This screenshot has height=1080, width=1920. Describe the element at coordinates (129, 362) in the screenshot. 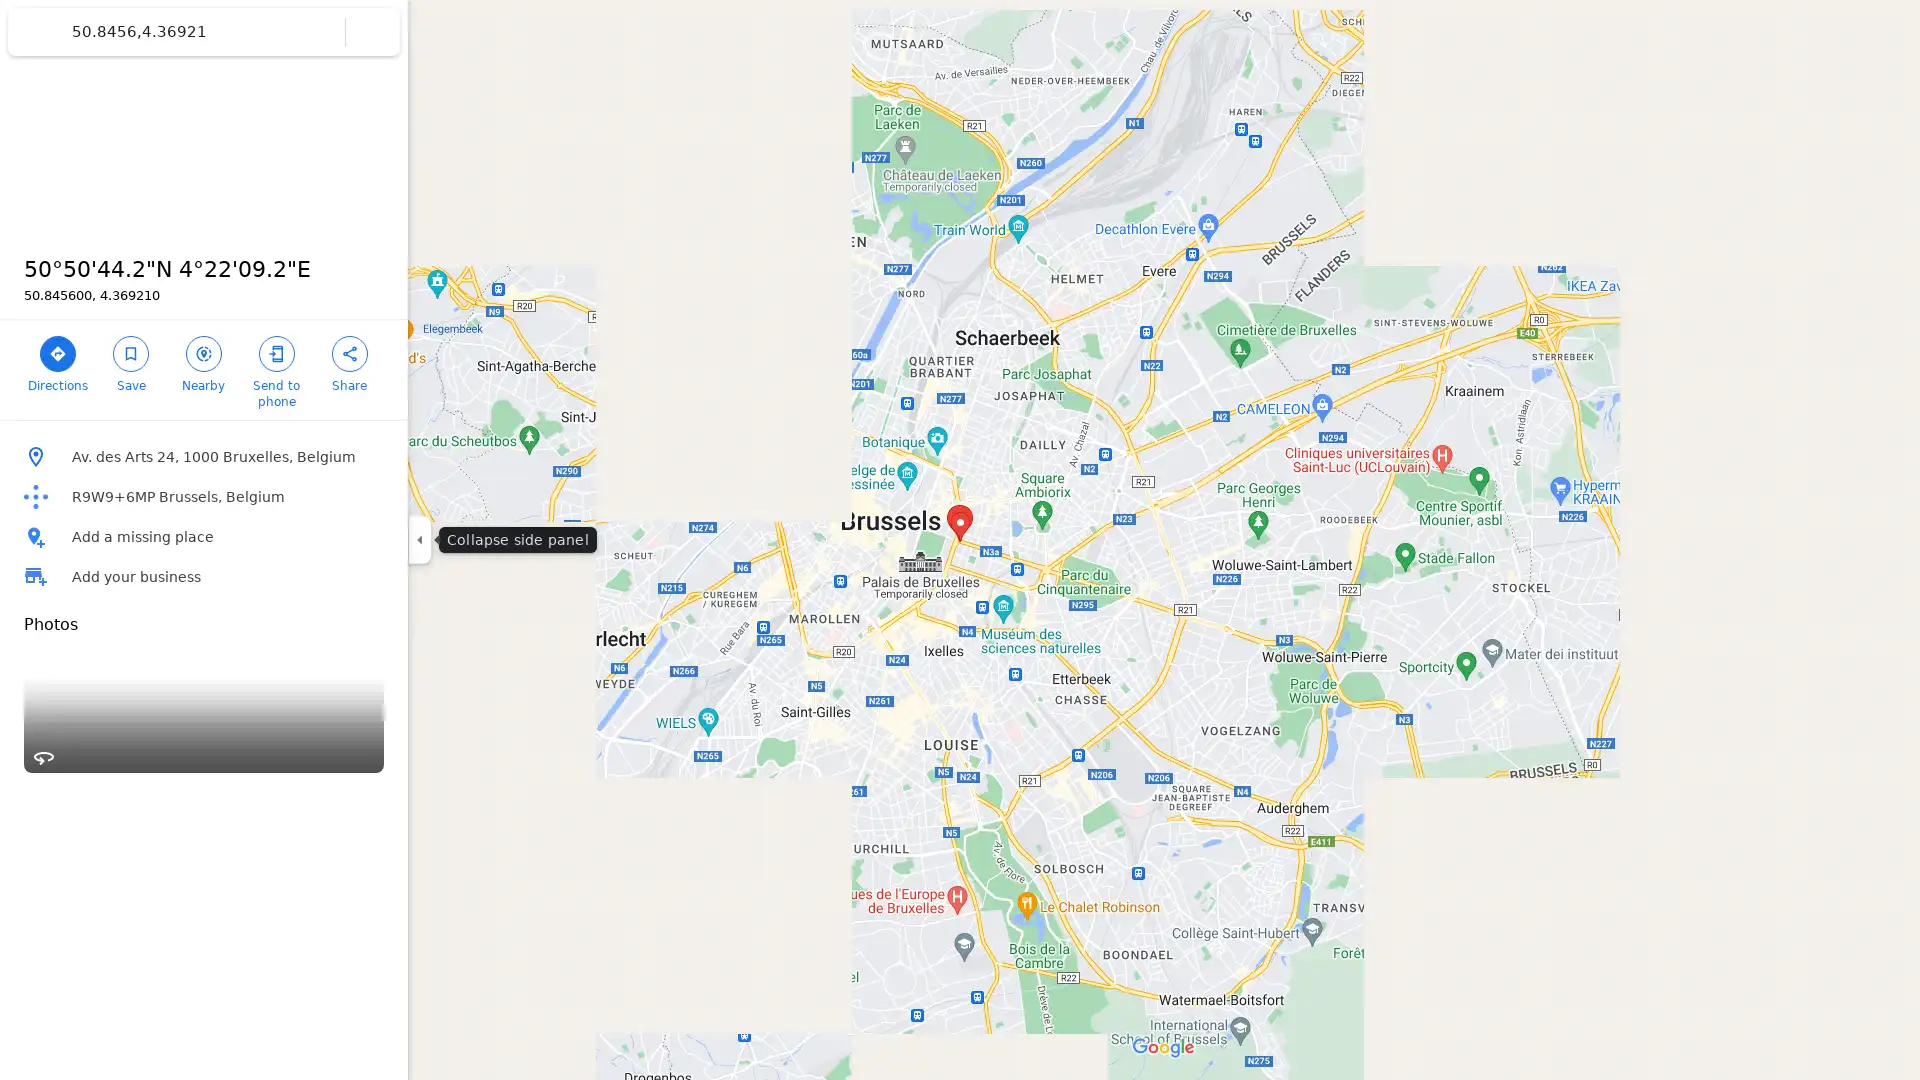

I see `Save 5050'44.2"N 422'09.2"E in your lists` at that location.